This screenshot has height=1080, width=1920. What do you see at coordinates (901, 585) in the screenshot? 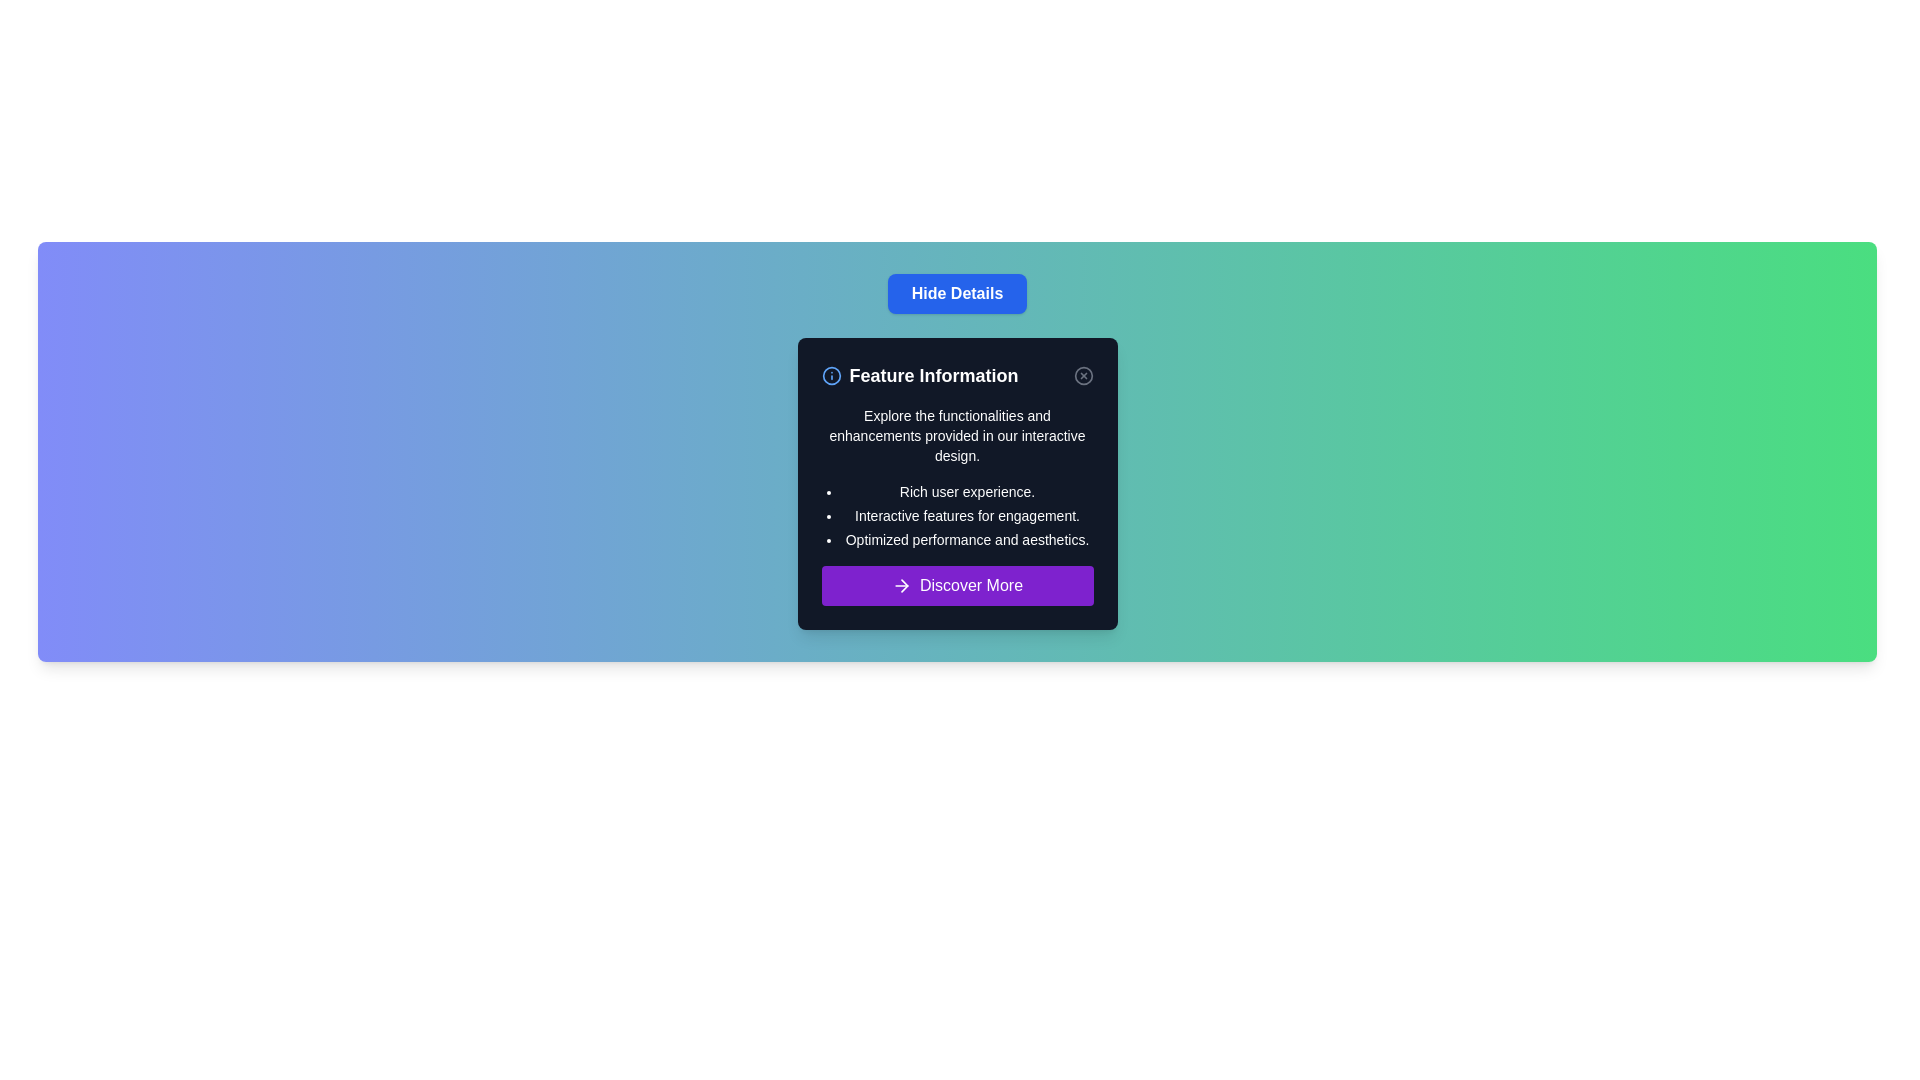
I see `the navigation icon located on the left side of the 'Discover More' button, which suggests direction or progress to the user` at bounding box center [901, 585].